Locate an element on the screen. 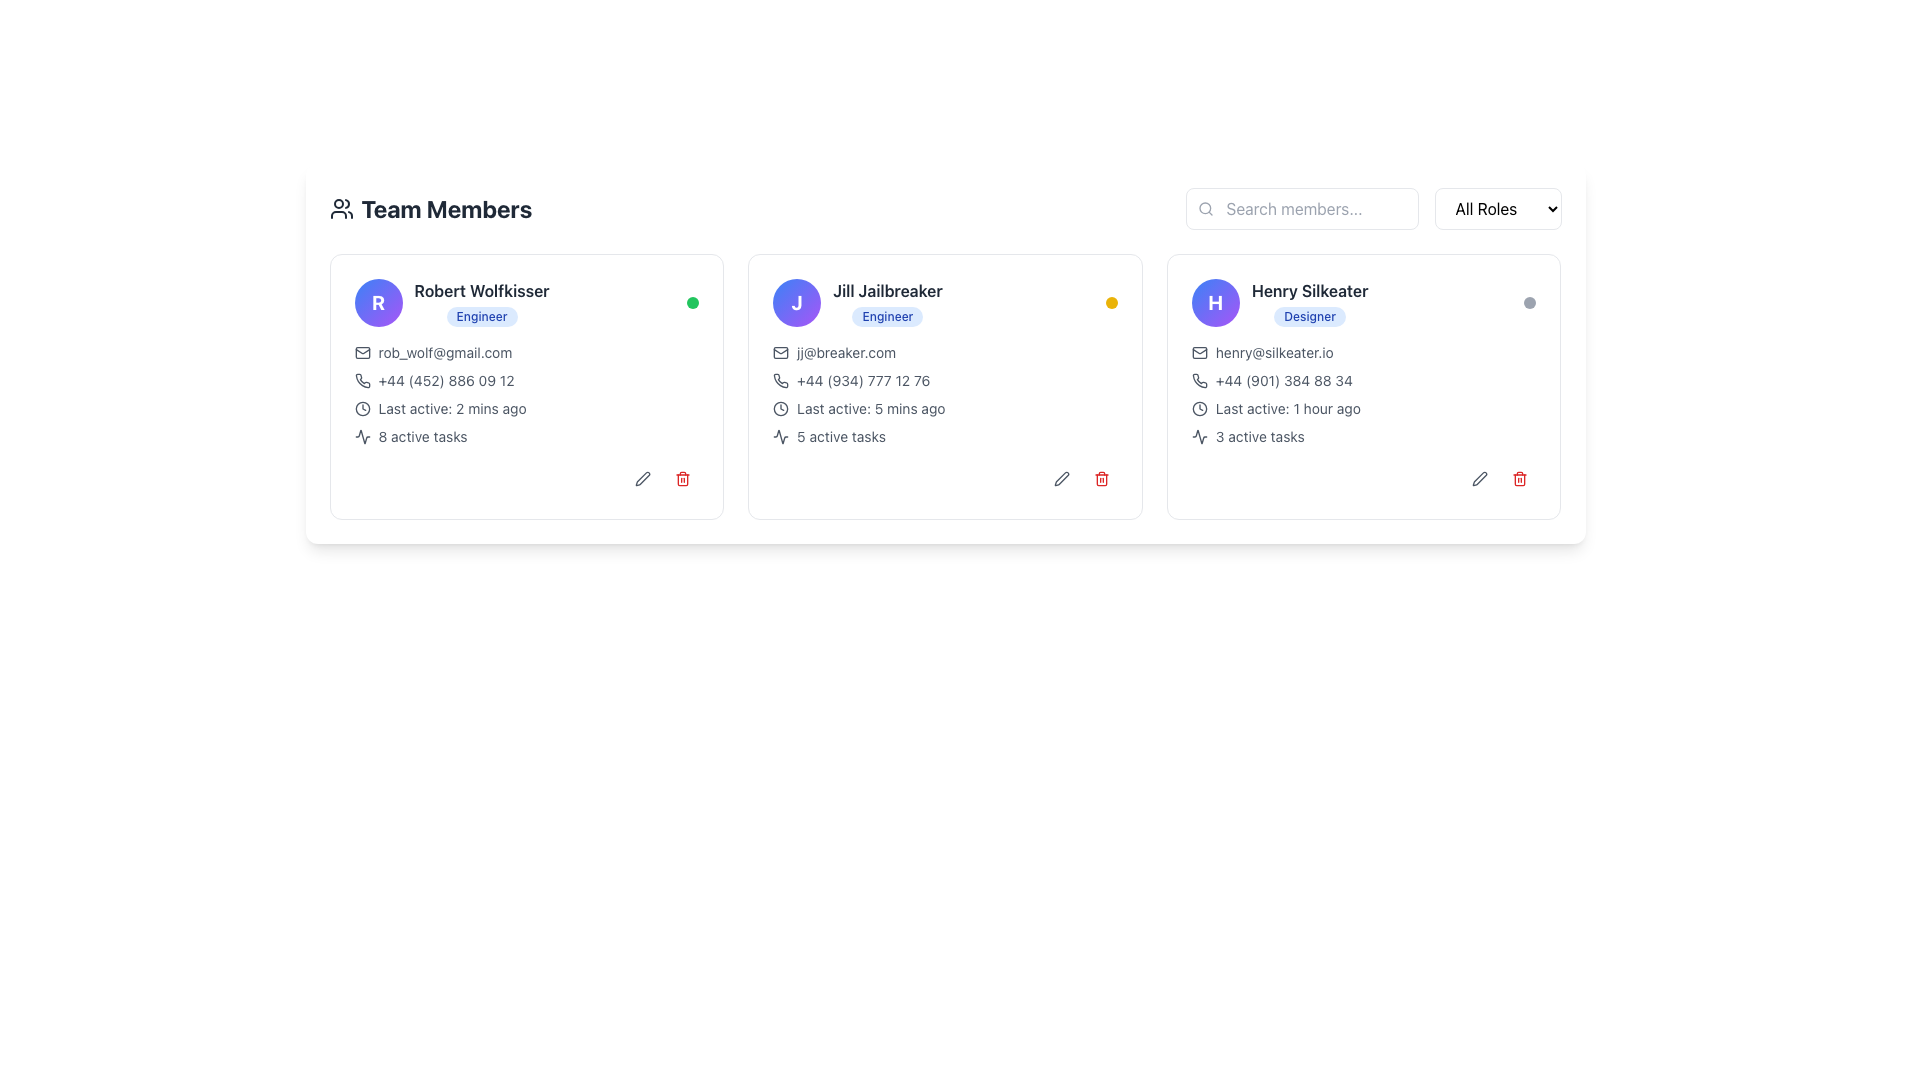 This screenshot has height=1080, width=1920. the decorative email icon located to the left of the text 'henry@silkeater.io' under the user's name 'Henry Silkeater' is located at coordinates (1199, 352).